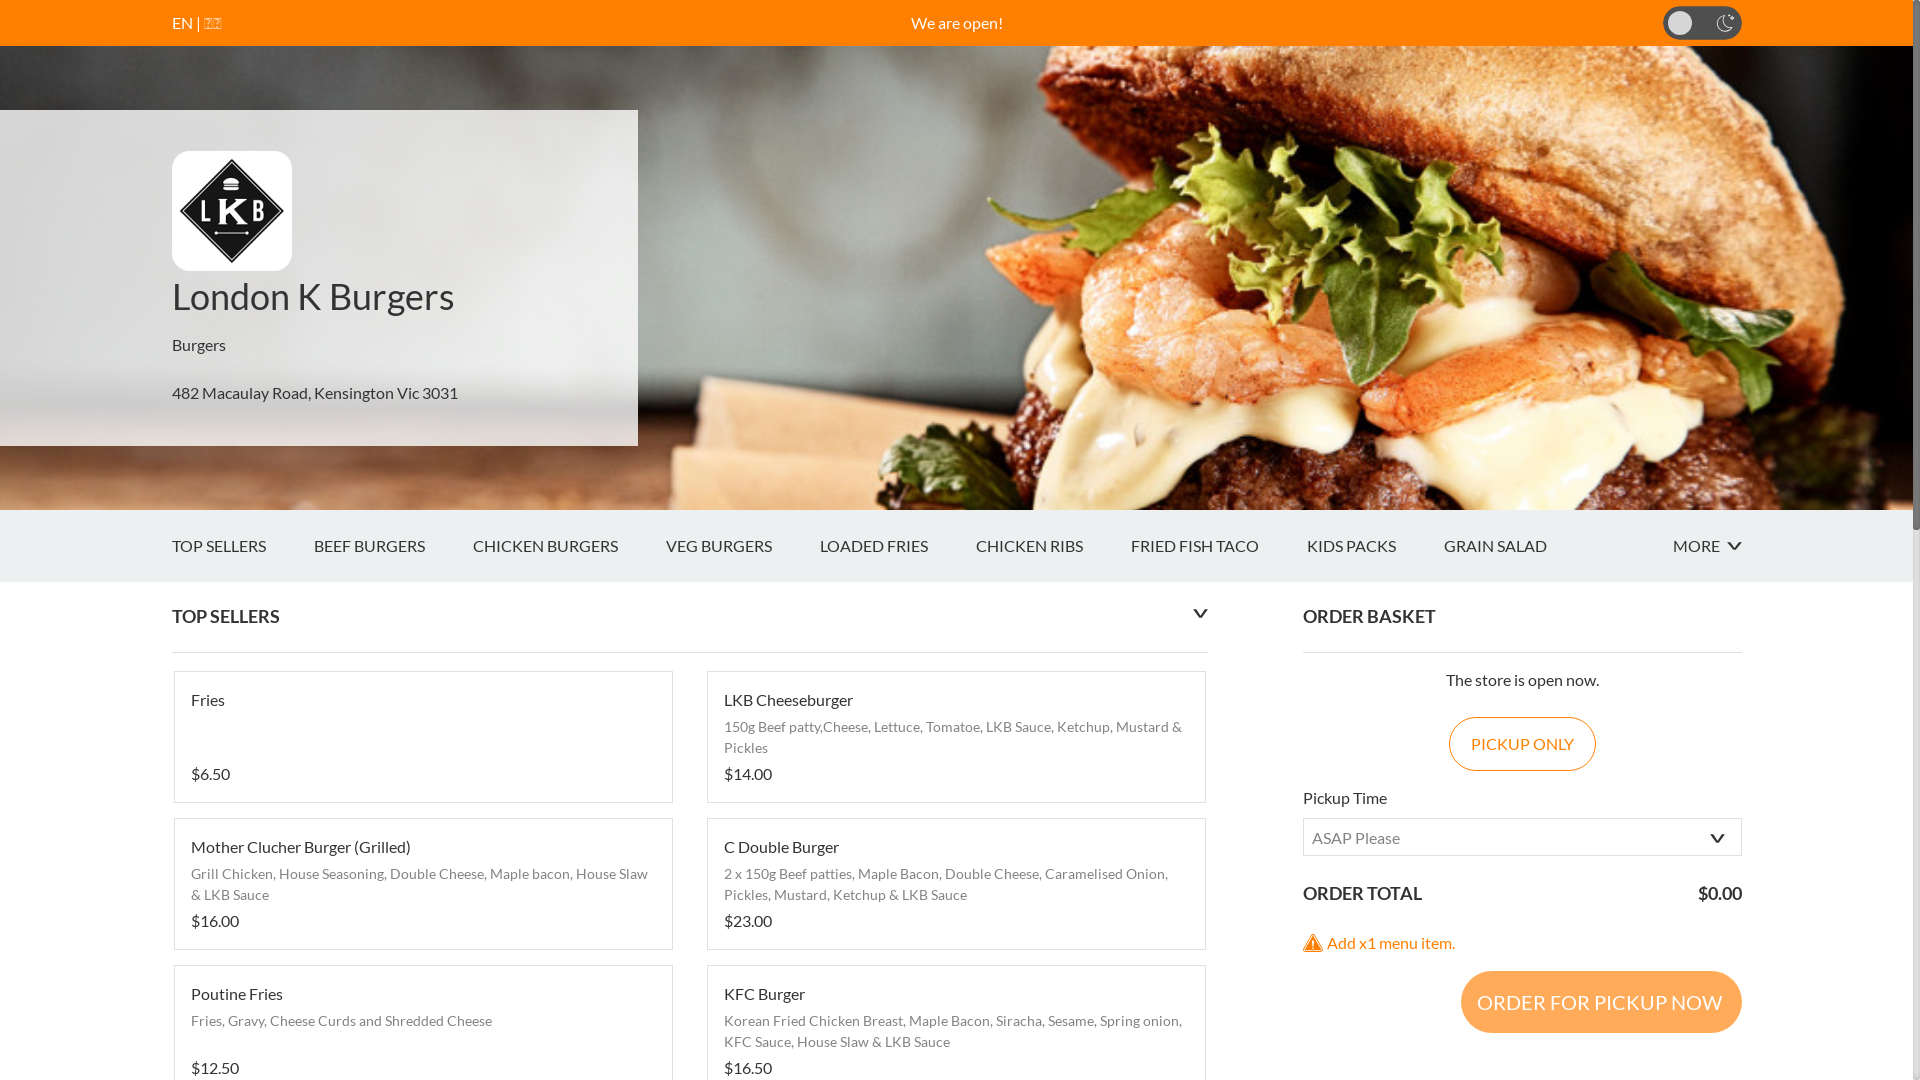 The width and height of the screenshot is (1920, 1080). What do you see at coordinates (1459, 1002) in the screenshot?
I see `'ORDER FOR PICKUP NOW '` at bounding box center [1459, 1002].